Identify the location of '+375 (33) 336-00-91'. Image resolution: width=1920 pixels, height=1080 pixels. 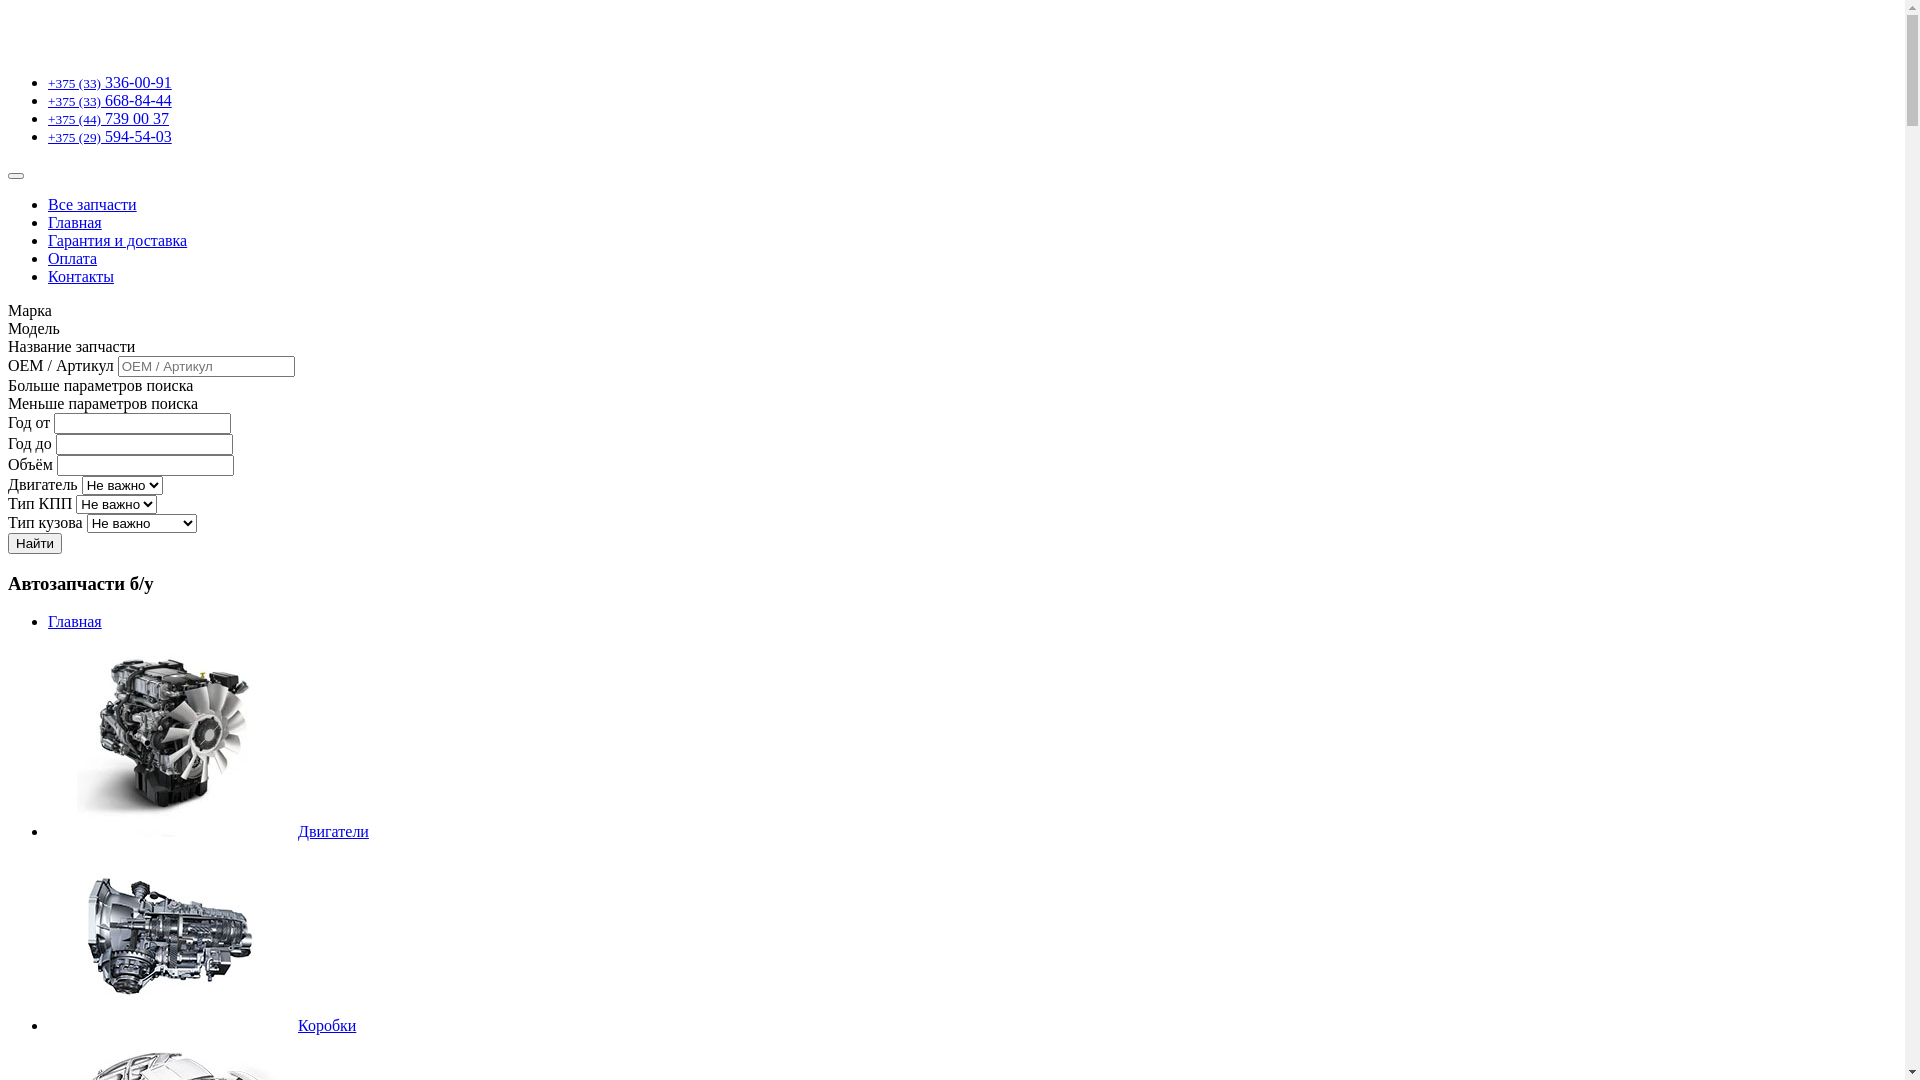
(109, 81).